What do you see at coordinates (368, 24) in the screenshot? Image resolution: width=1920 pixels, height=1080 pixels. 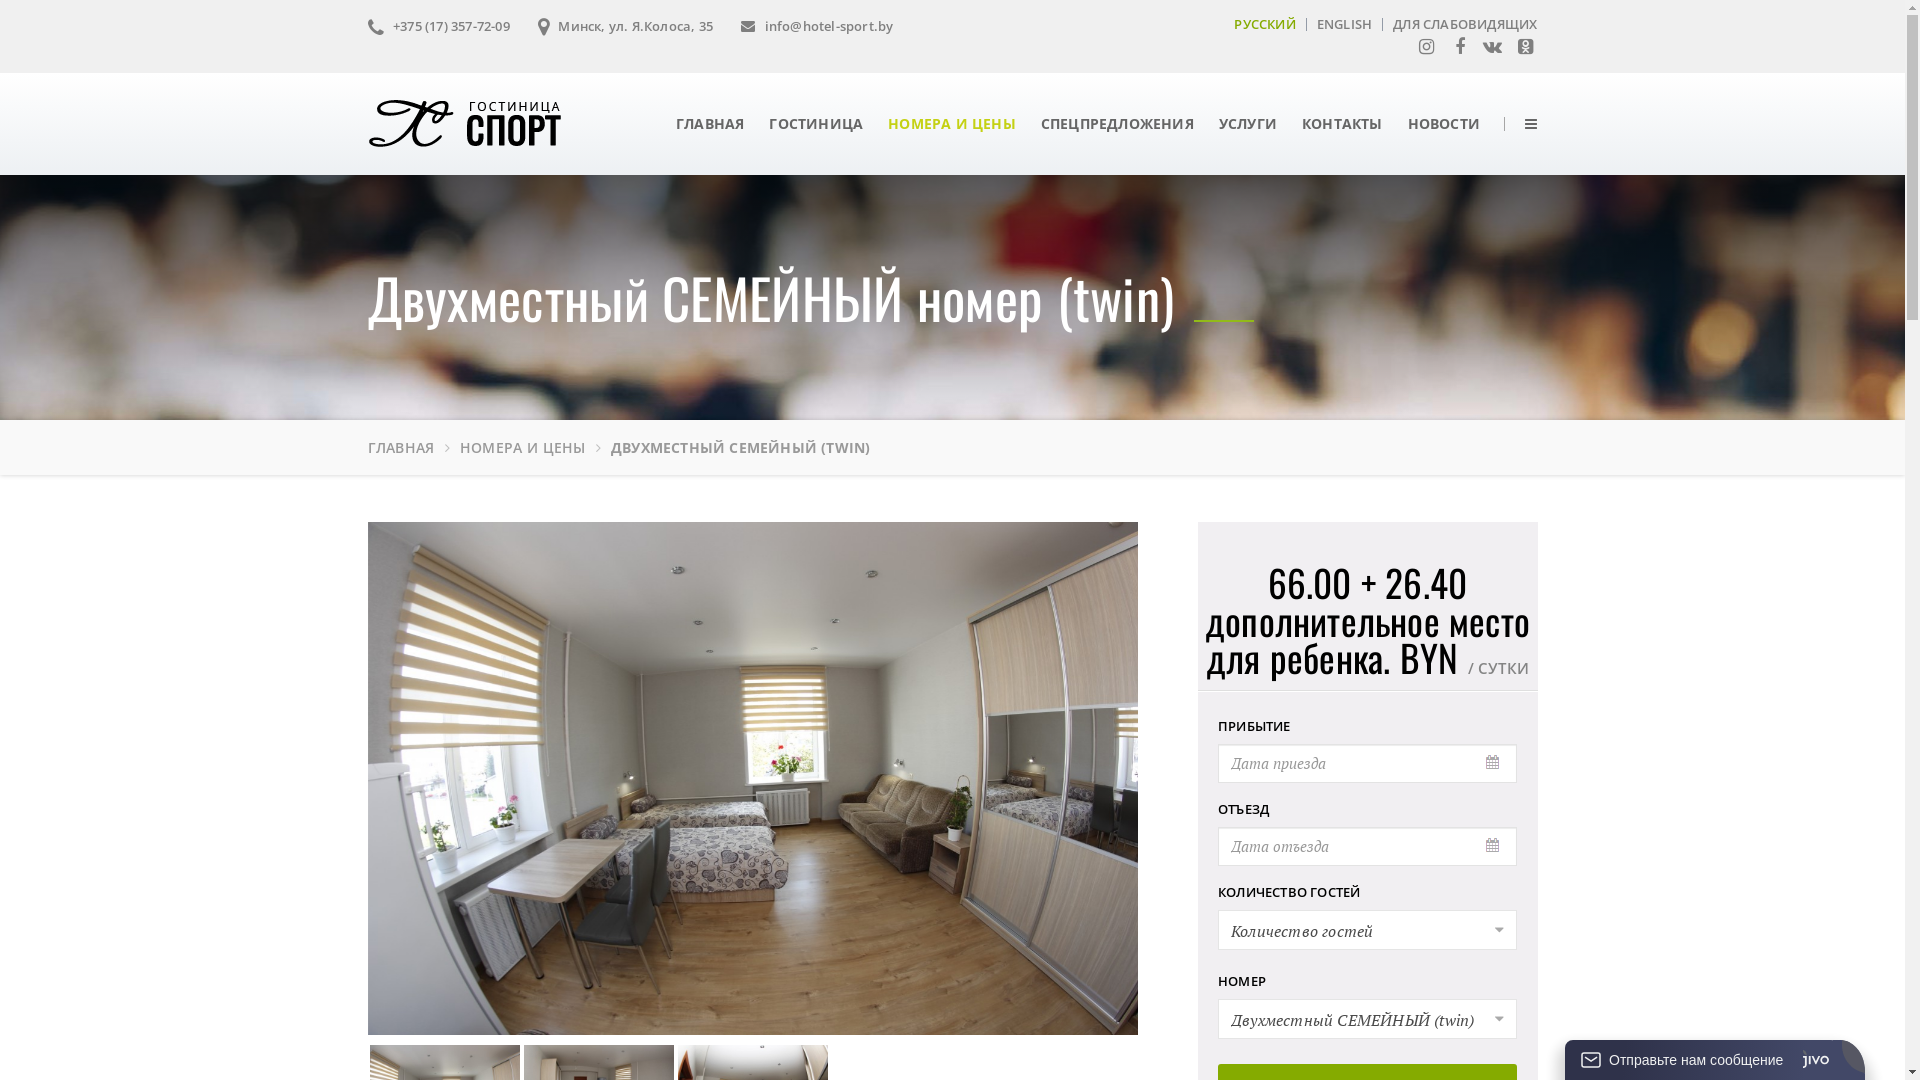 I see `'+375 (17) 357-72-09'` at bounding box center [368, 24].